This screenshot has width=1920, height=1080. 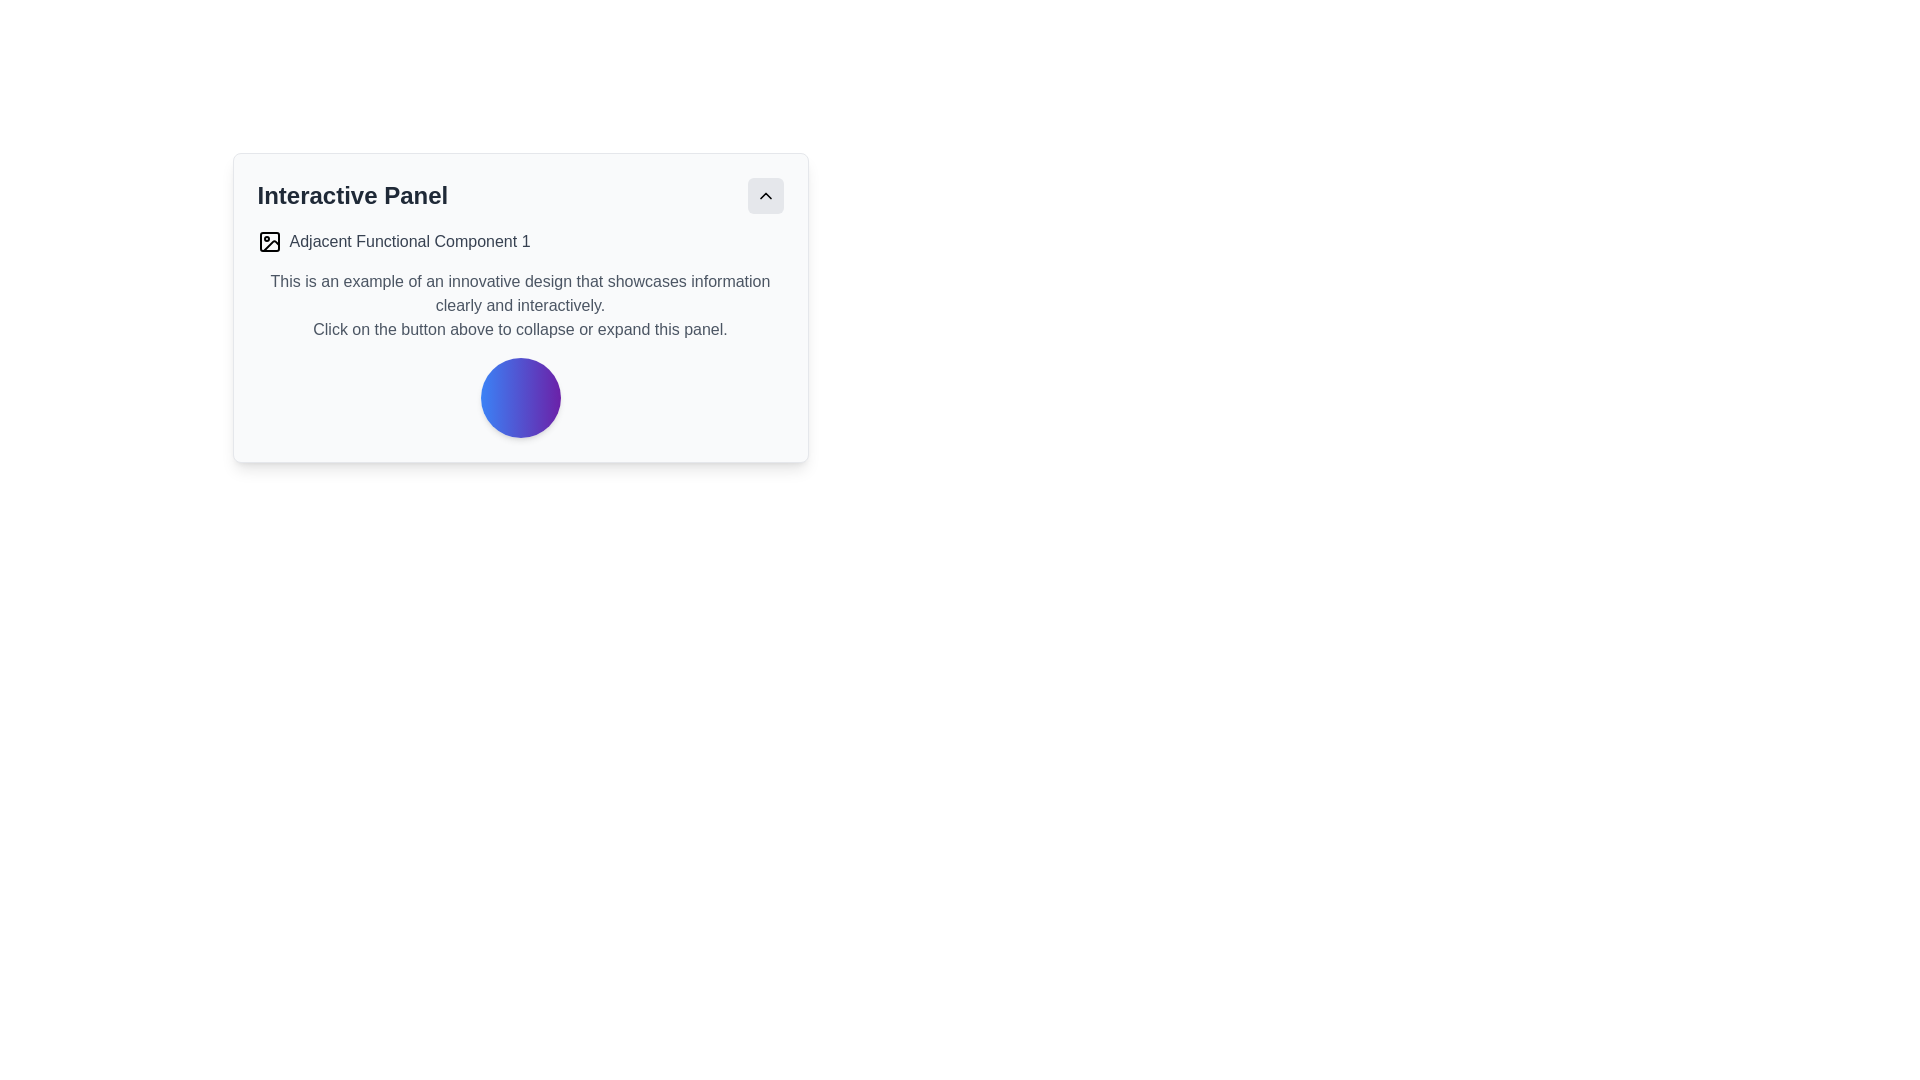 What do you see at coordinates (520, 241) in the screenshot?
I see `the Label with Icon reading 'Adjacent Functional Component 1', which includes a small image symbol on its left, located near the top of the panel just below the 'Interactive Panel' header` at bounding box center [520, 241].